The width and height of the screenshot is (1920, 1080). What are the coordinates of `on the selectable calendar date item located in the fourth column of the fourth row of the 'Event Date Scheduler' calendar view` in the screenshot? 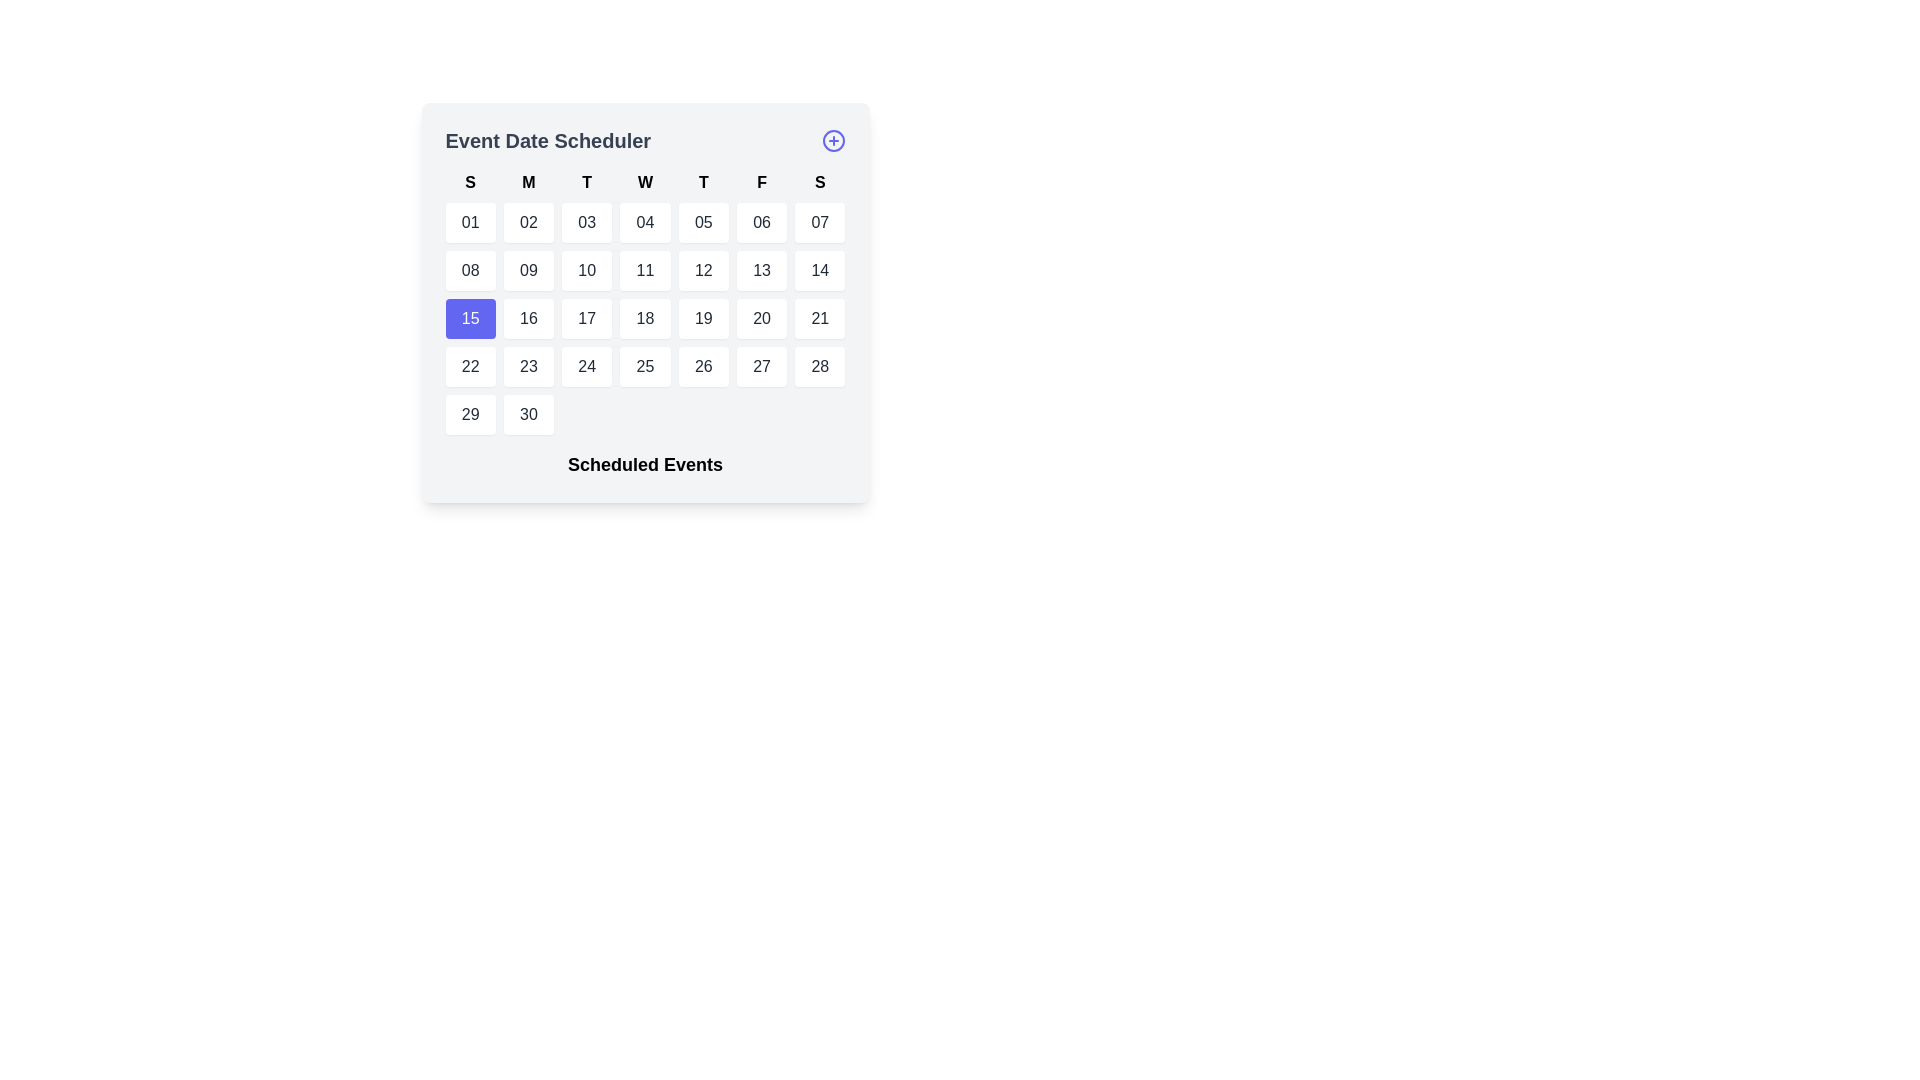 It's located at (645, 318).